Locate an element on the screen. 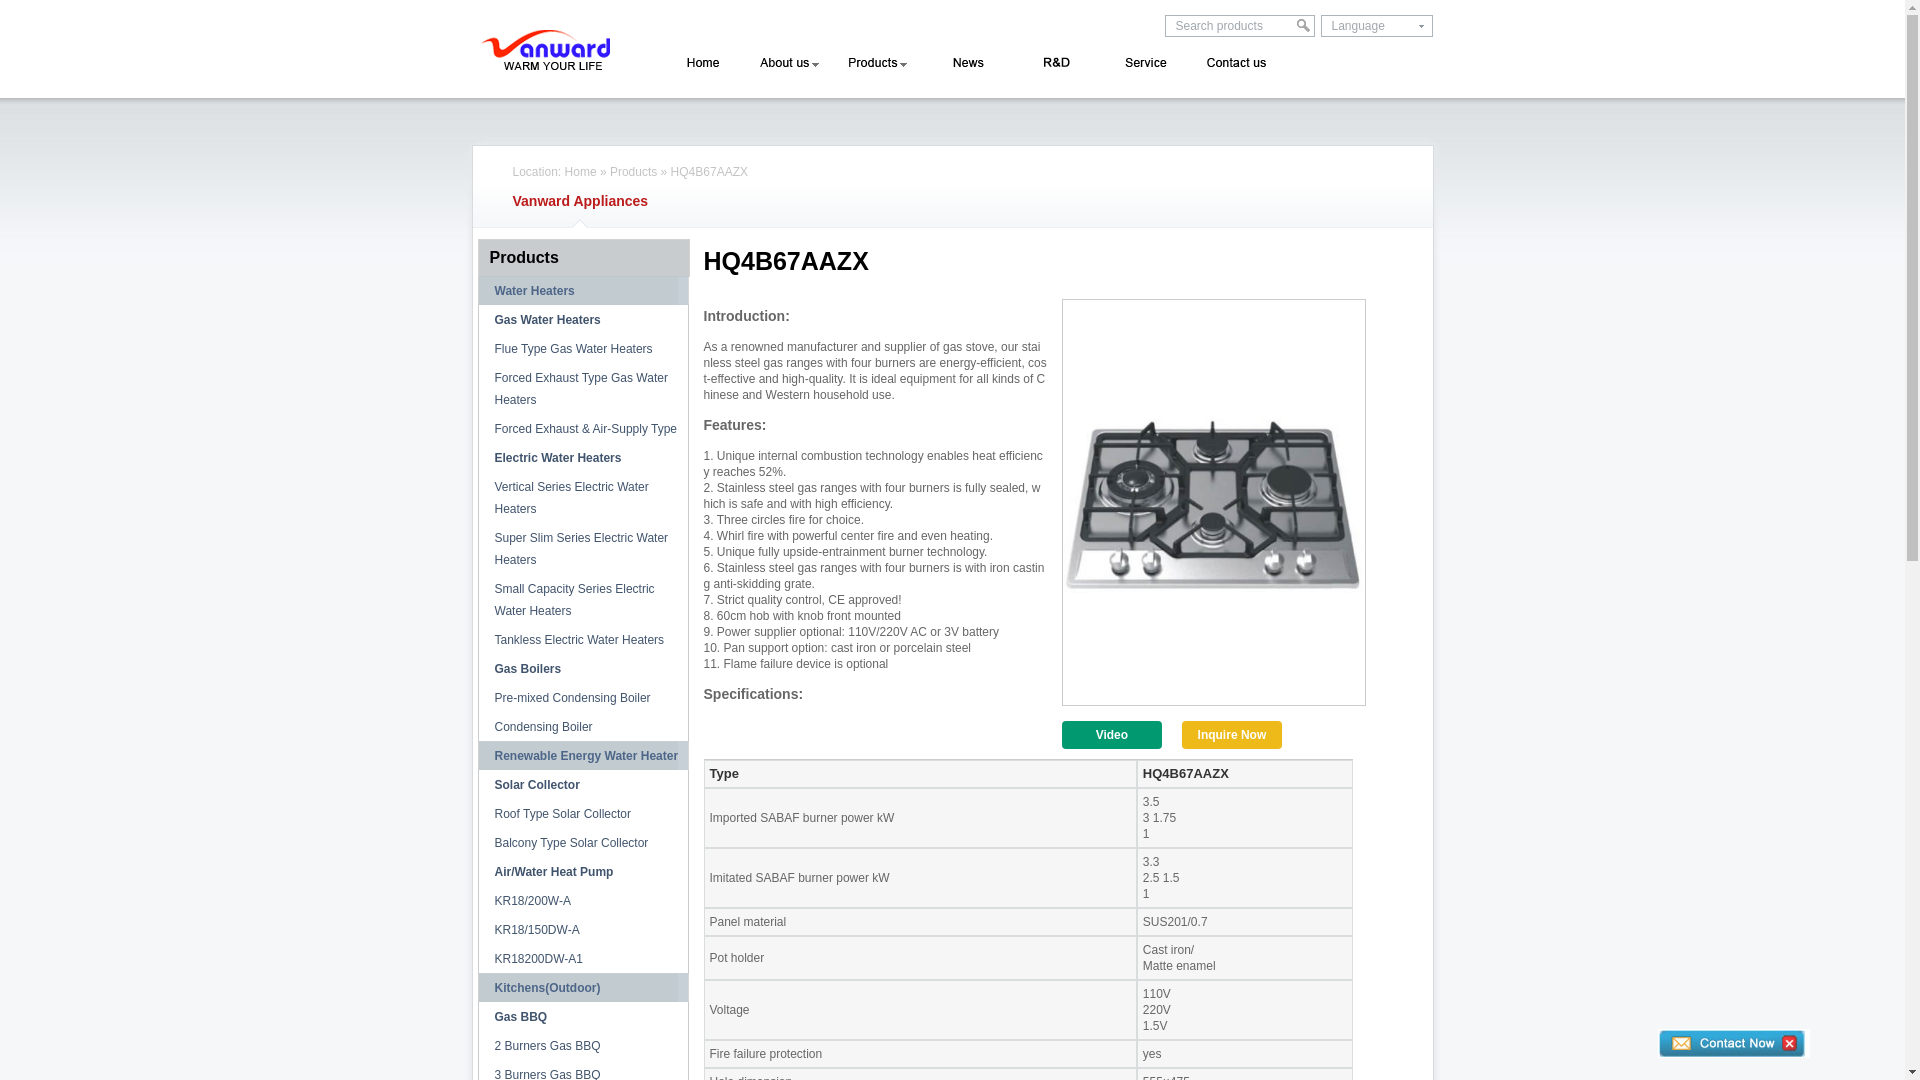  'Forced Exhaust & Air-Supply Type' is located at coordinates (477, 427).